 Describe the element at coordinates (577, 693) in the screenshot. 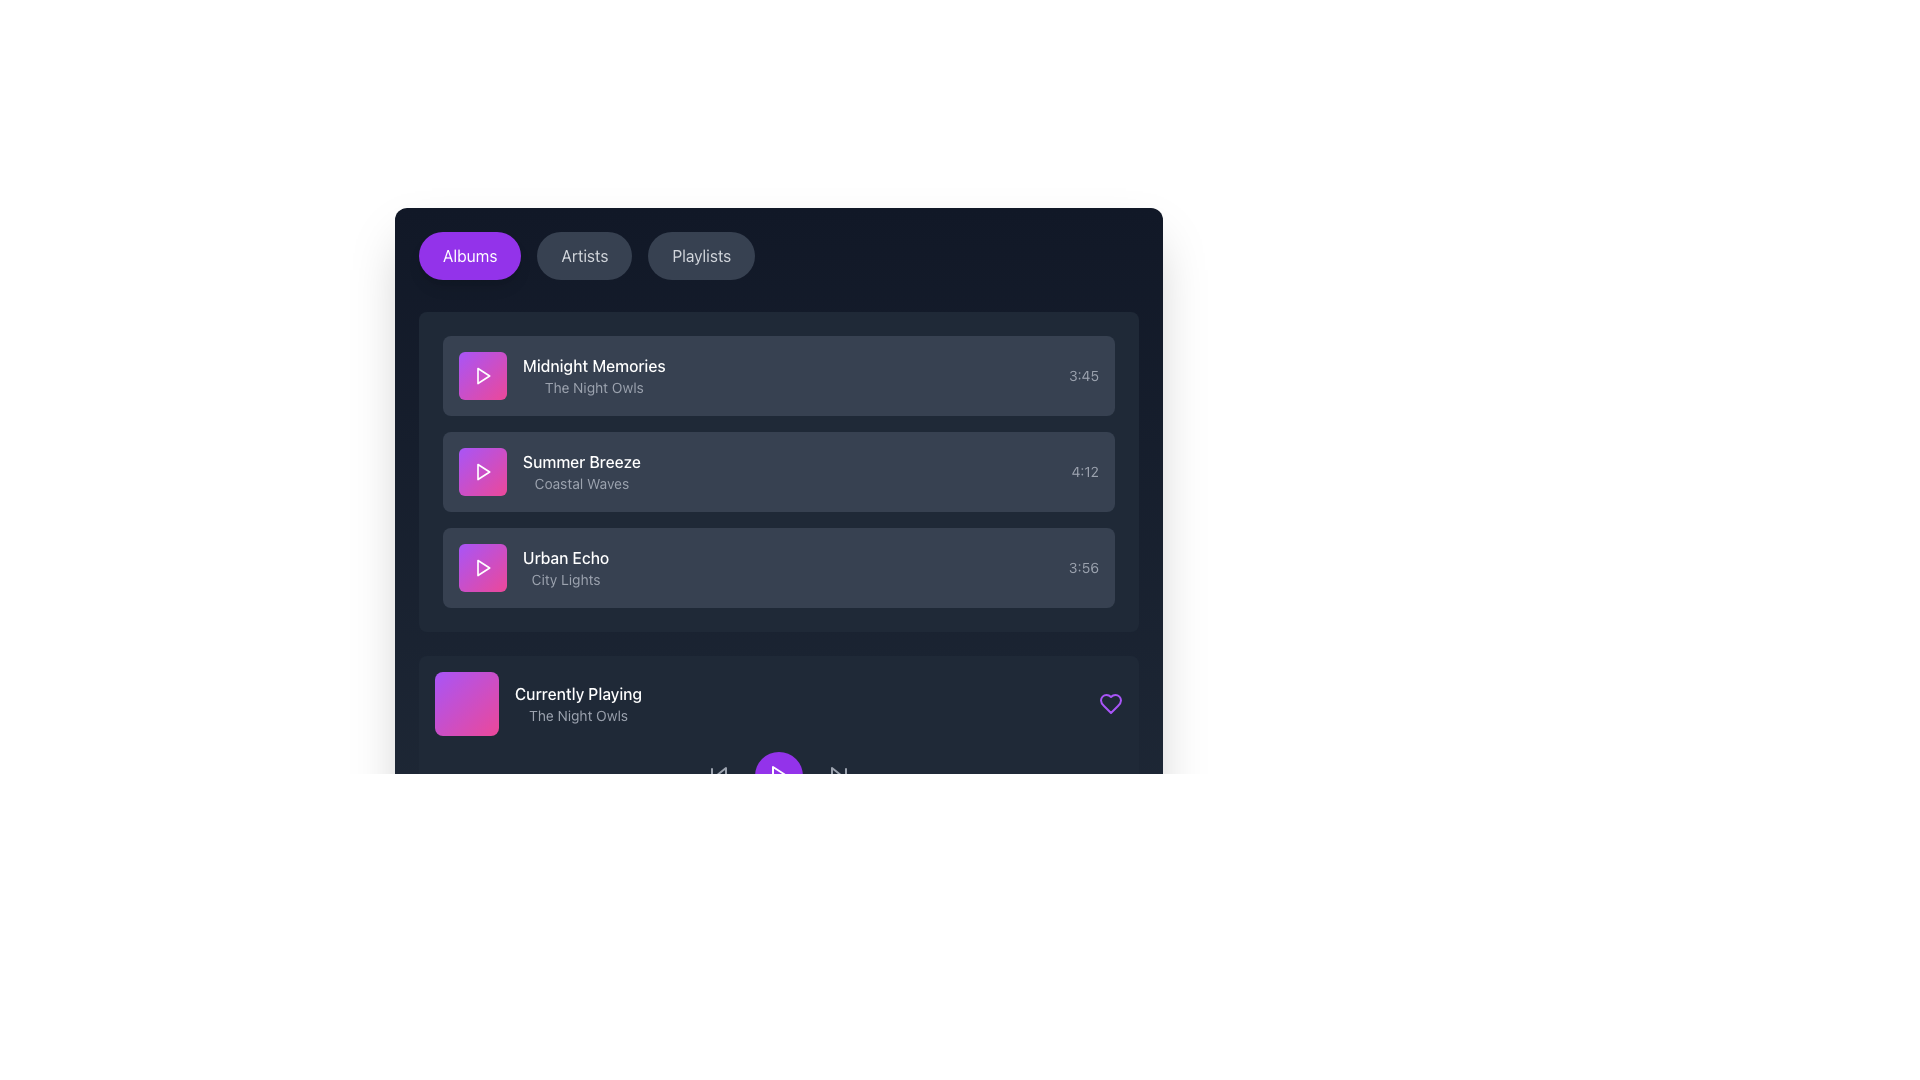

I see `the text label indicating the status or category of the currently playing song, located above the label 'The Night Owls'` at that location.